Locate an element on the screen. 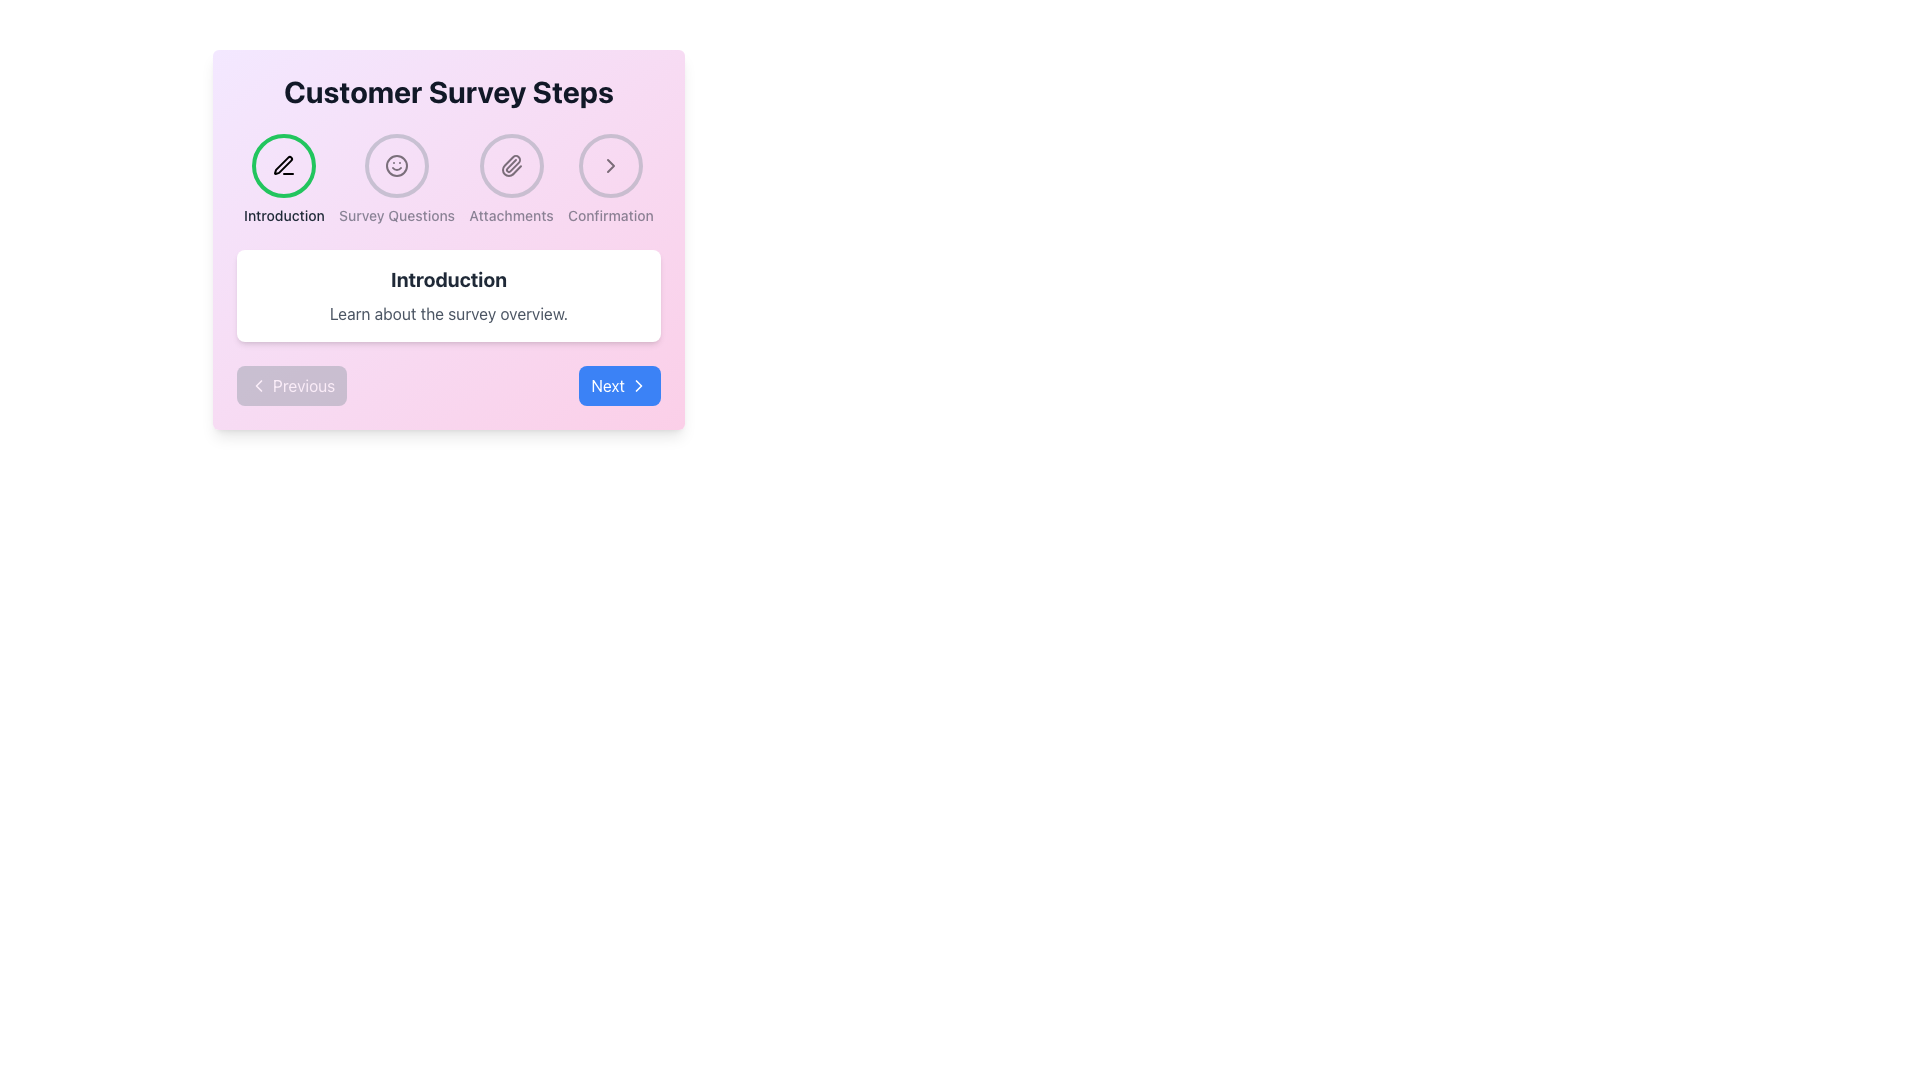 The height and width of the screenshot is (1080, 1920). the 'Attachments' text label, which is styled in a small font size and medium weight, located at the bottom of the circular icon group labeled 'Attachments' is located at coordinates (511, 216).